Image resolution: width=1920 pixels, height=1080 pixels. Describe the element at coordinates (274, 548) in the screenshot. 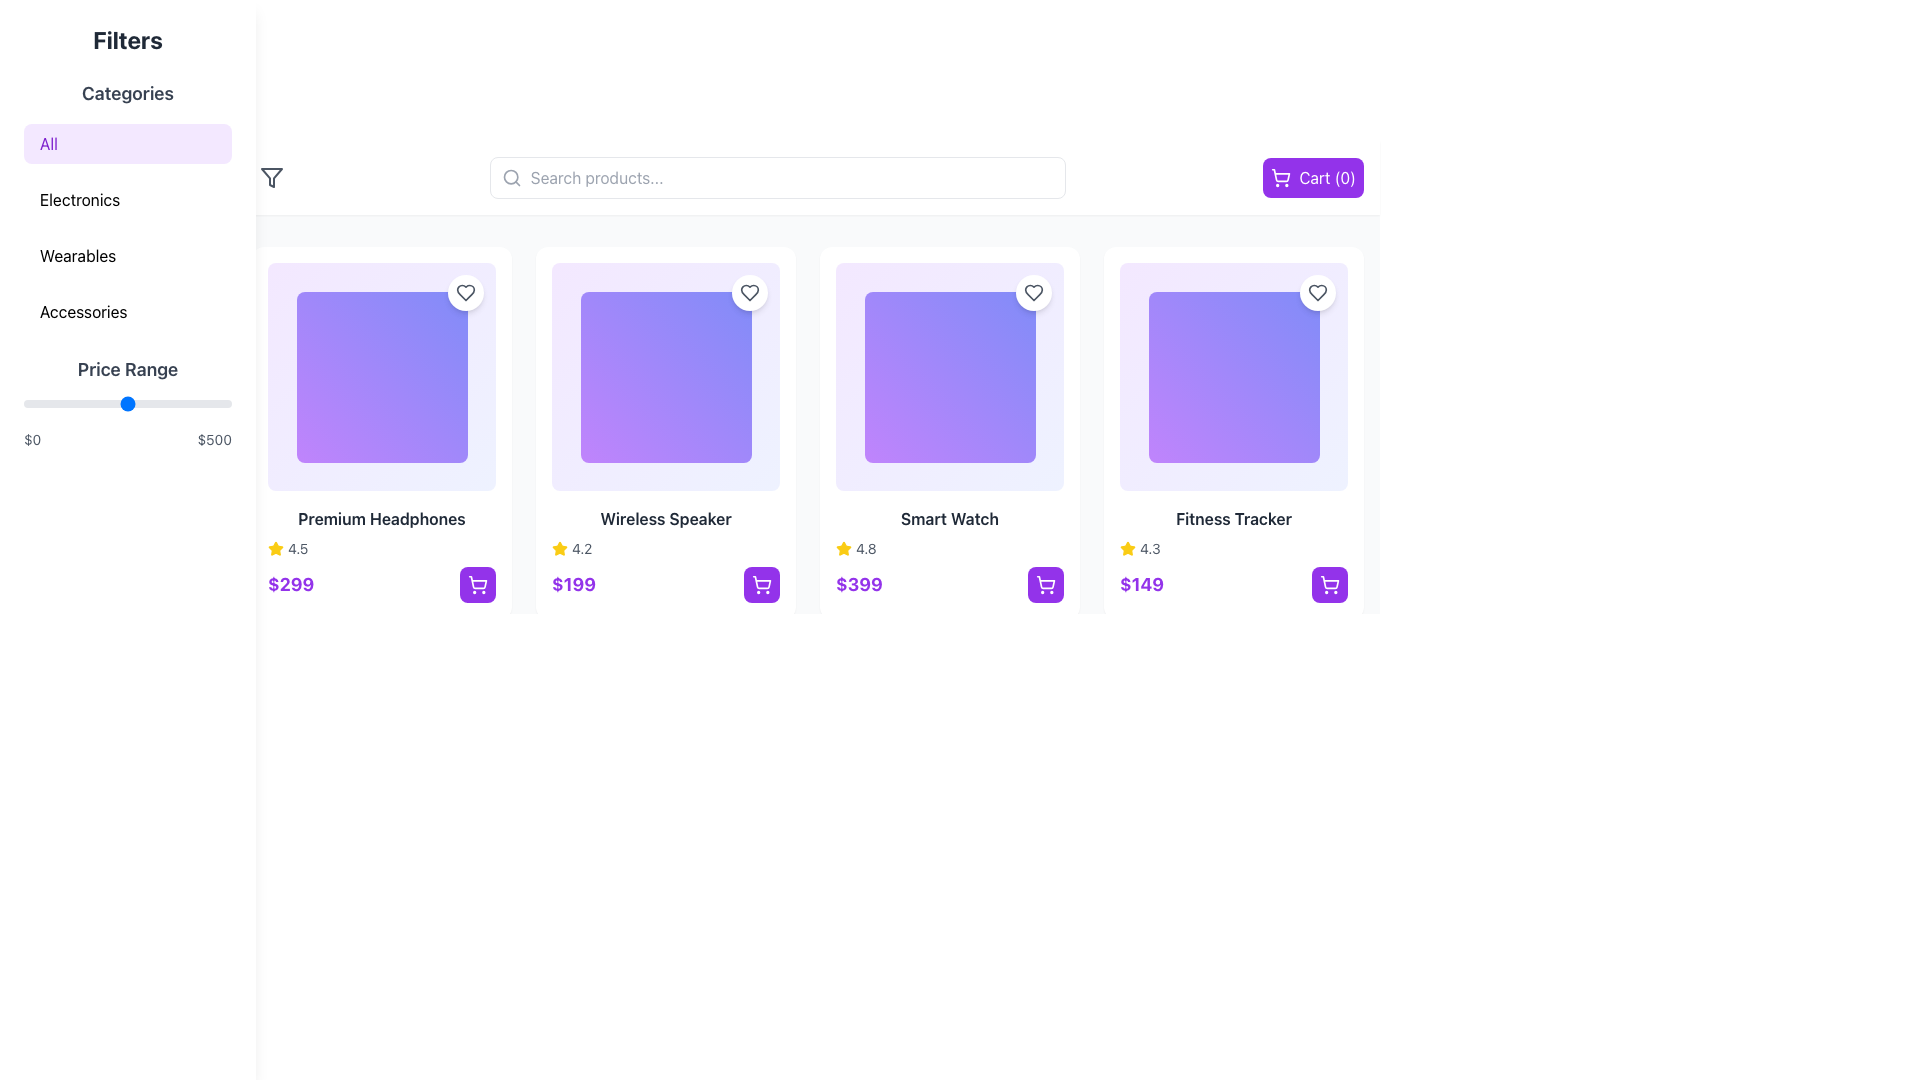

I see `the rating icon located below the product image and adjacent to the product title of 'Premium Headphones'` at that location.